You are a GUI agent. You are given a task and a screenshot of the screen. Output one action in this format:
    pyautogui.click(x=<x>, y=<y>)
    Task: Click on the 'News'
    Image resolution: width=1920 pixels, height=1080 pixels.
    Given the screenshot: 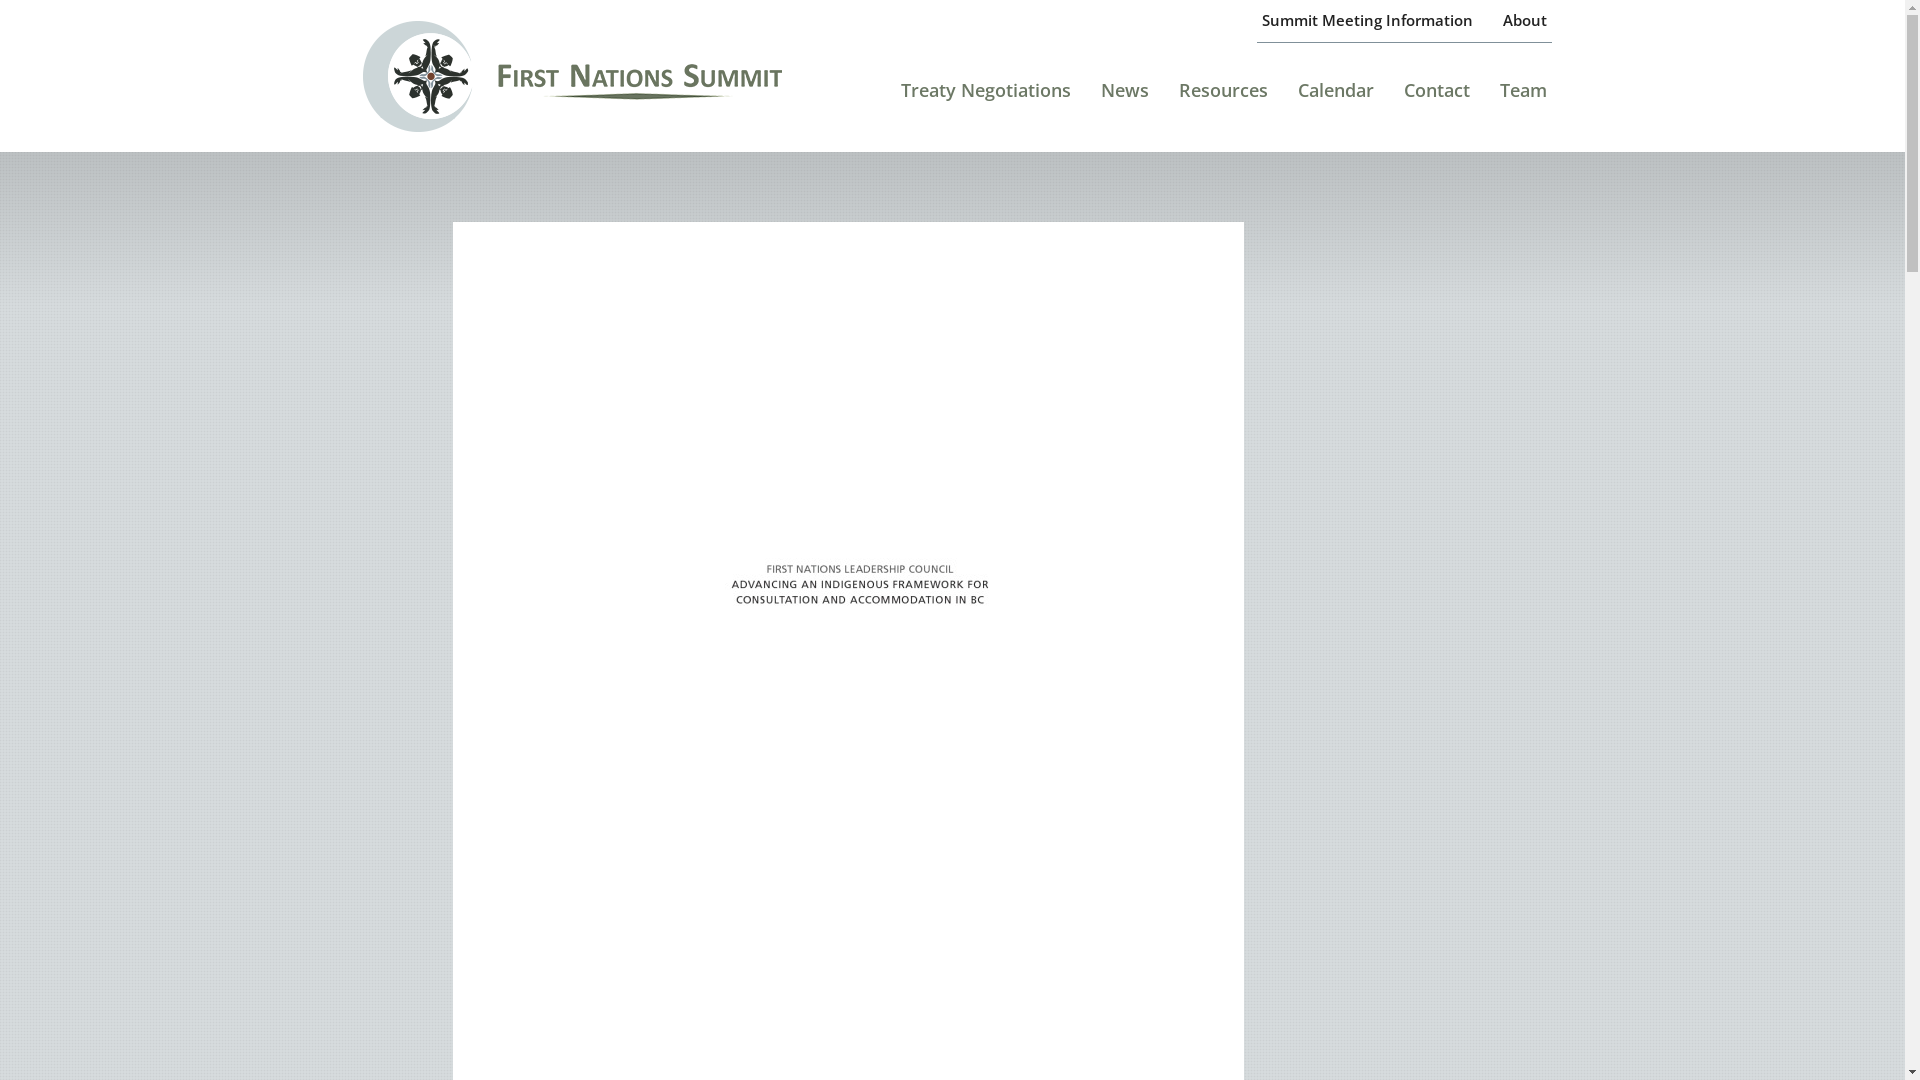 What is the action you would take?
    pyautogui.click(x=1124, y=97)
    